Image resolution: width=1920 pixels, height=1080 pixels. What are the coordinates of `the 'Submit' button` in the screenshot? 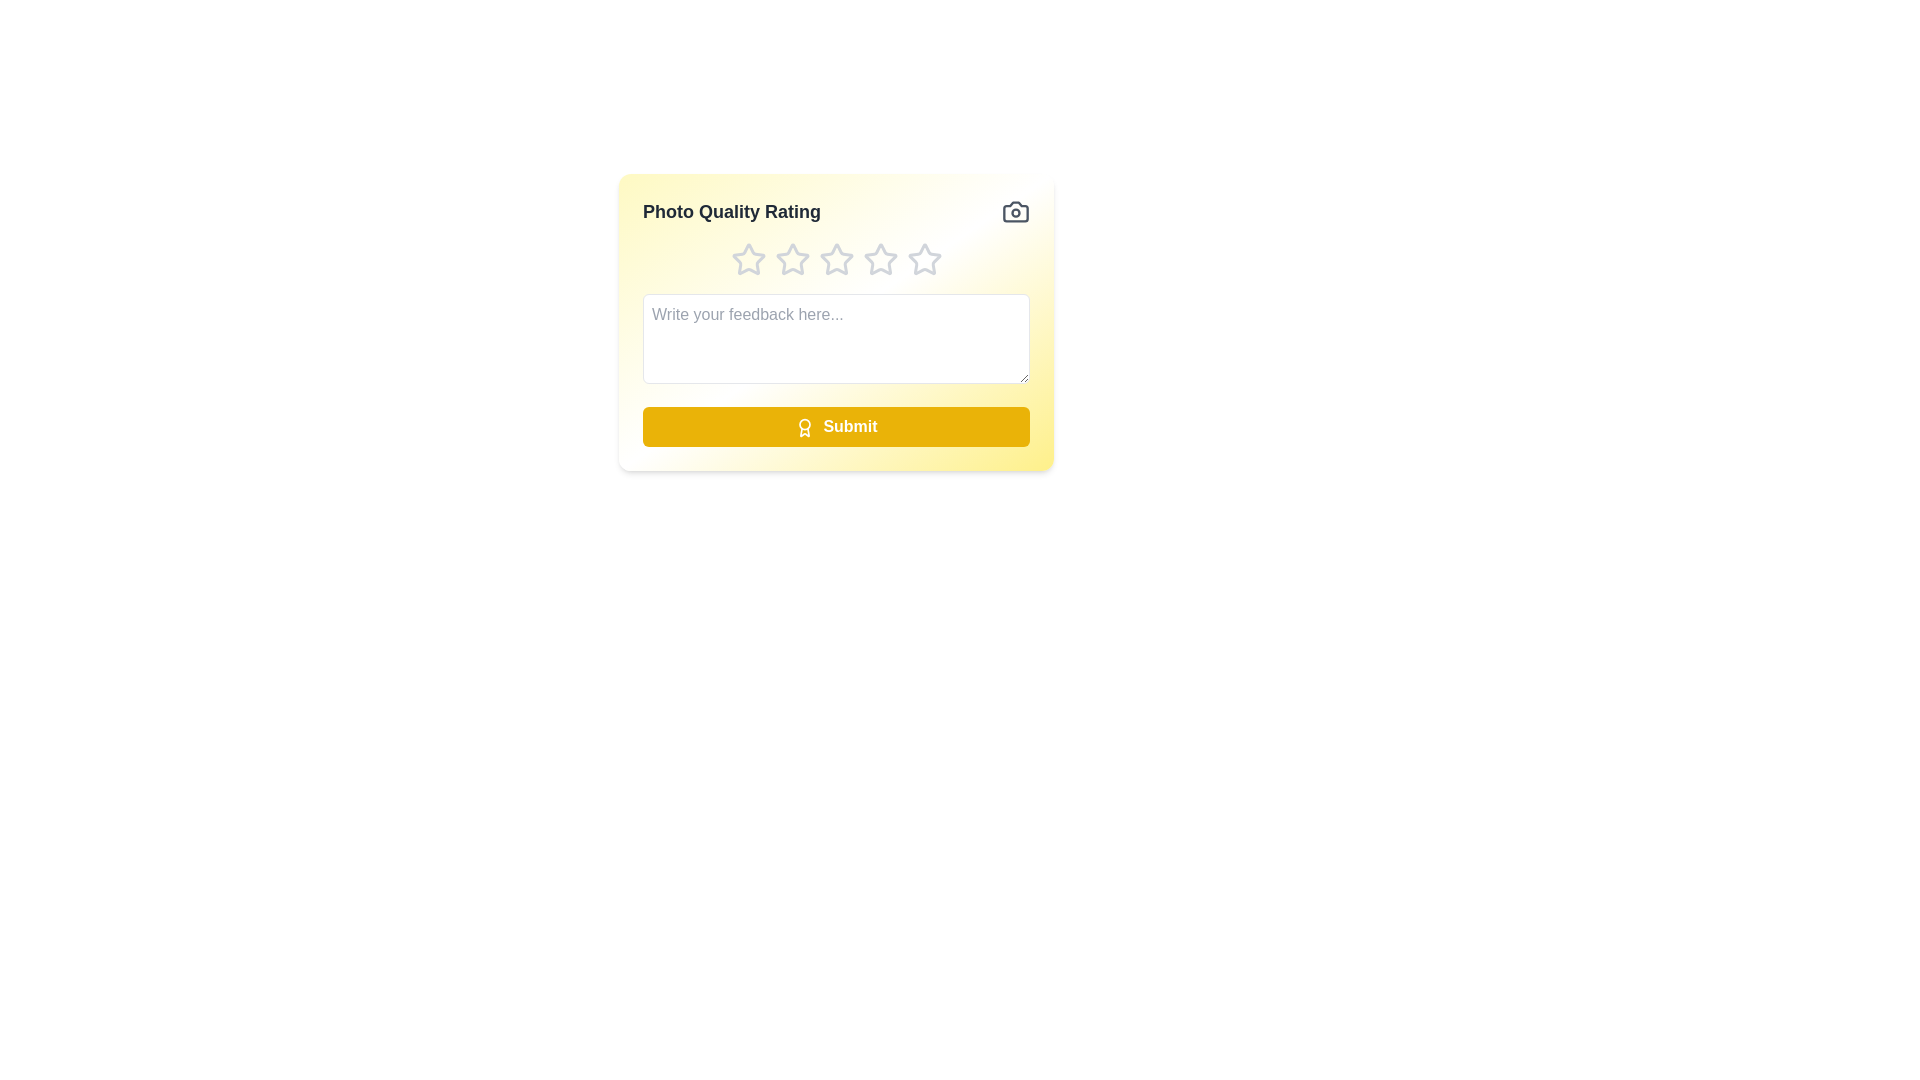 It's located at (836, 426).